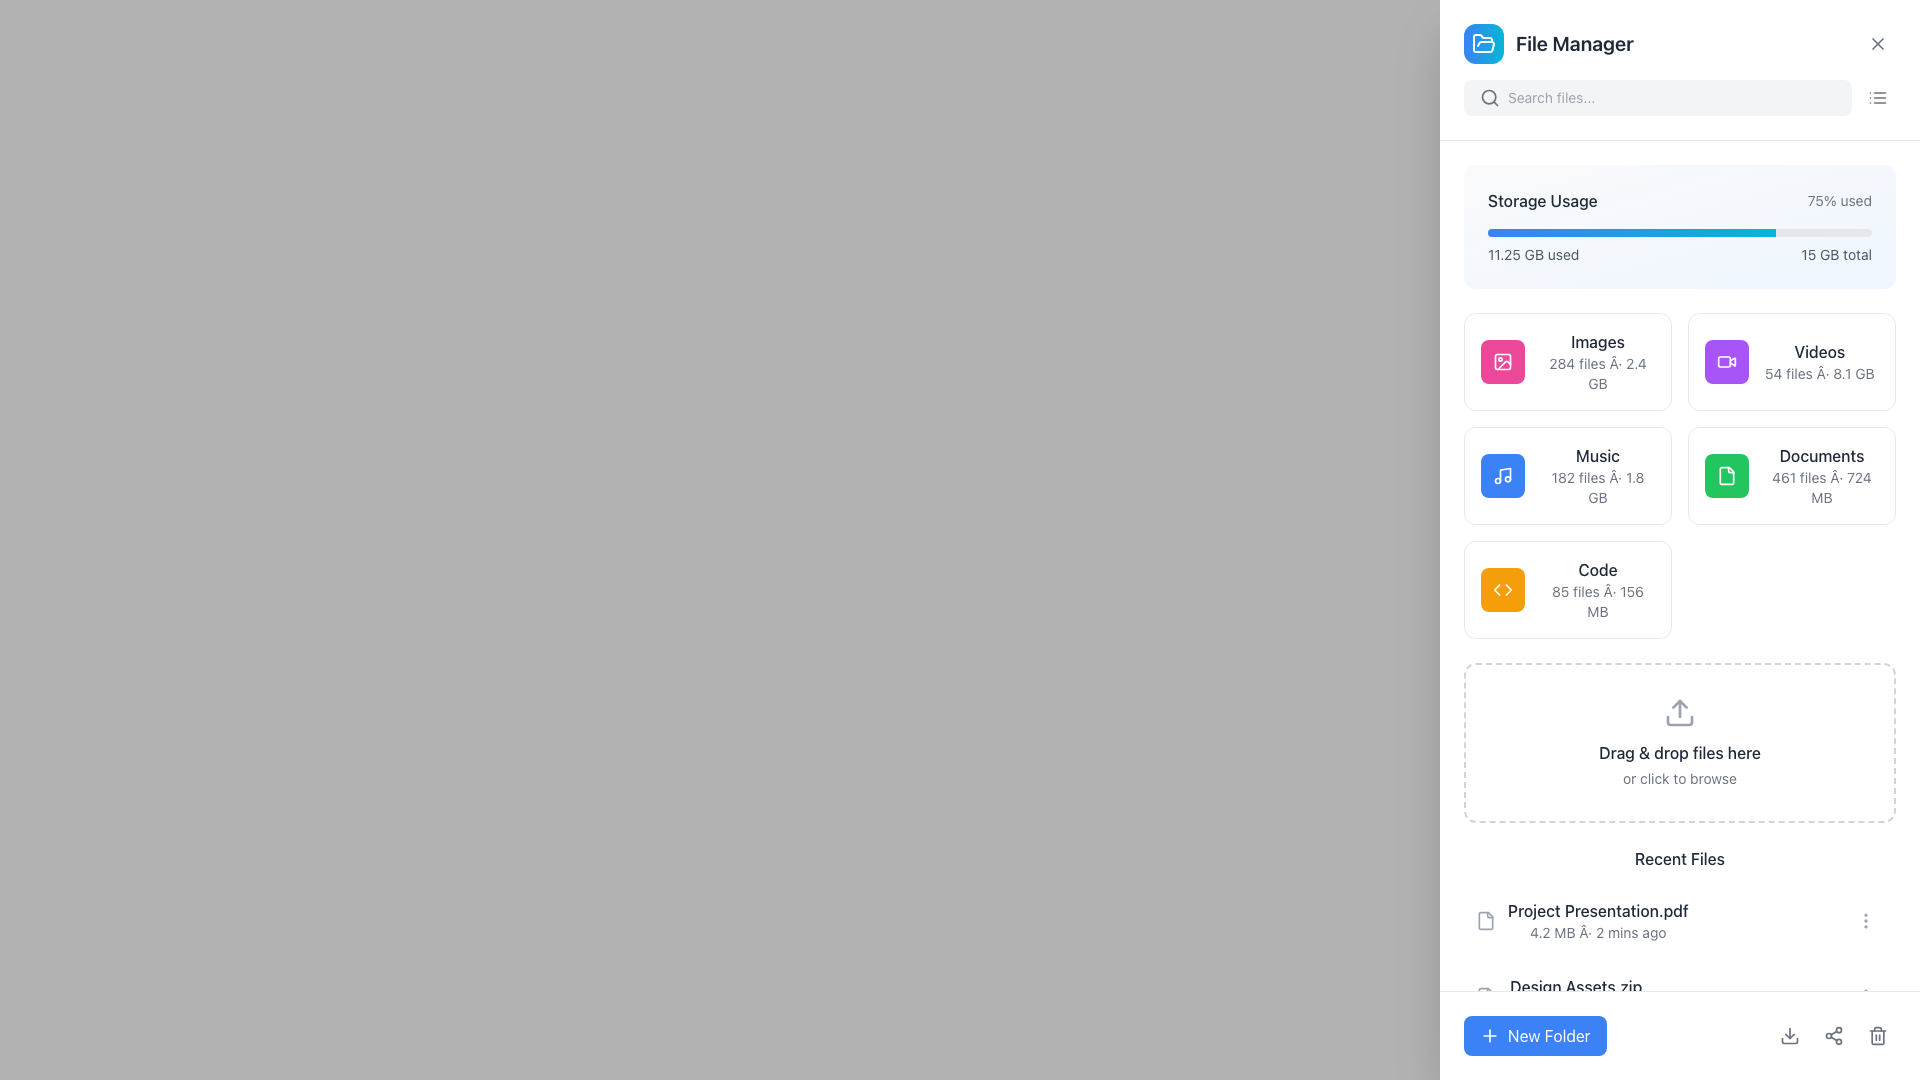 The width and height of the screenshot is (1920, 1080). Describe the element at coordinates (1790, 1035) in the screenshot. I see `the downward-pointing arrow icon, which is the first icon in the action bar at the bottom right corner of the interface` at that location.